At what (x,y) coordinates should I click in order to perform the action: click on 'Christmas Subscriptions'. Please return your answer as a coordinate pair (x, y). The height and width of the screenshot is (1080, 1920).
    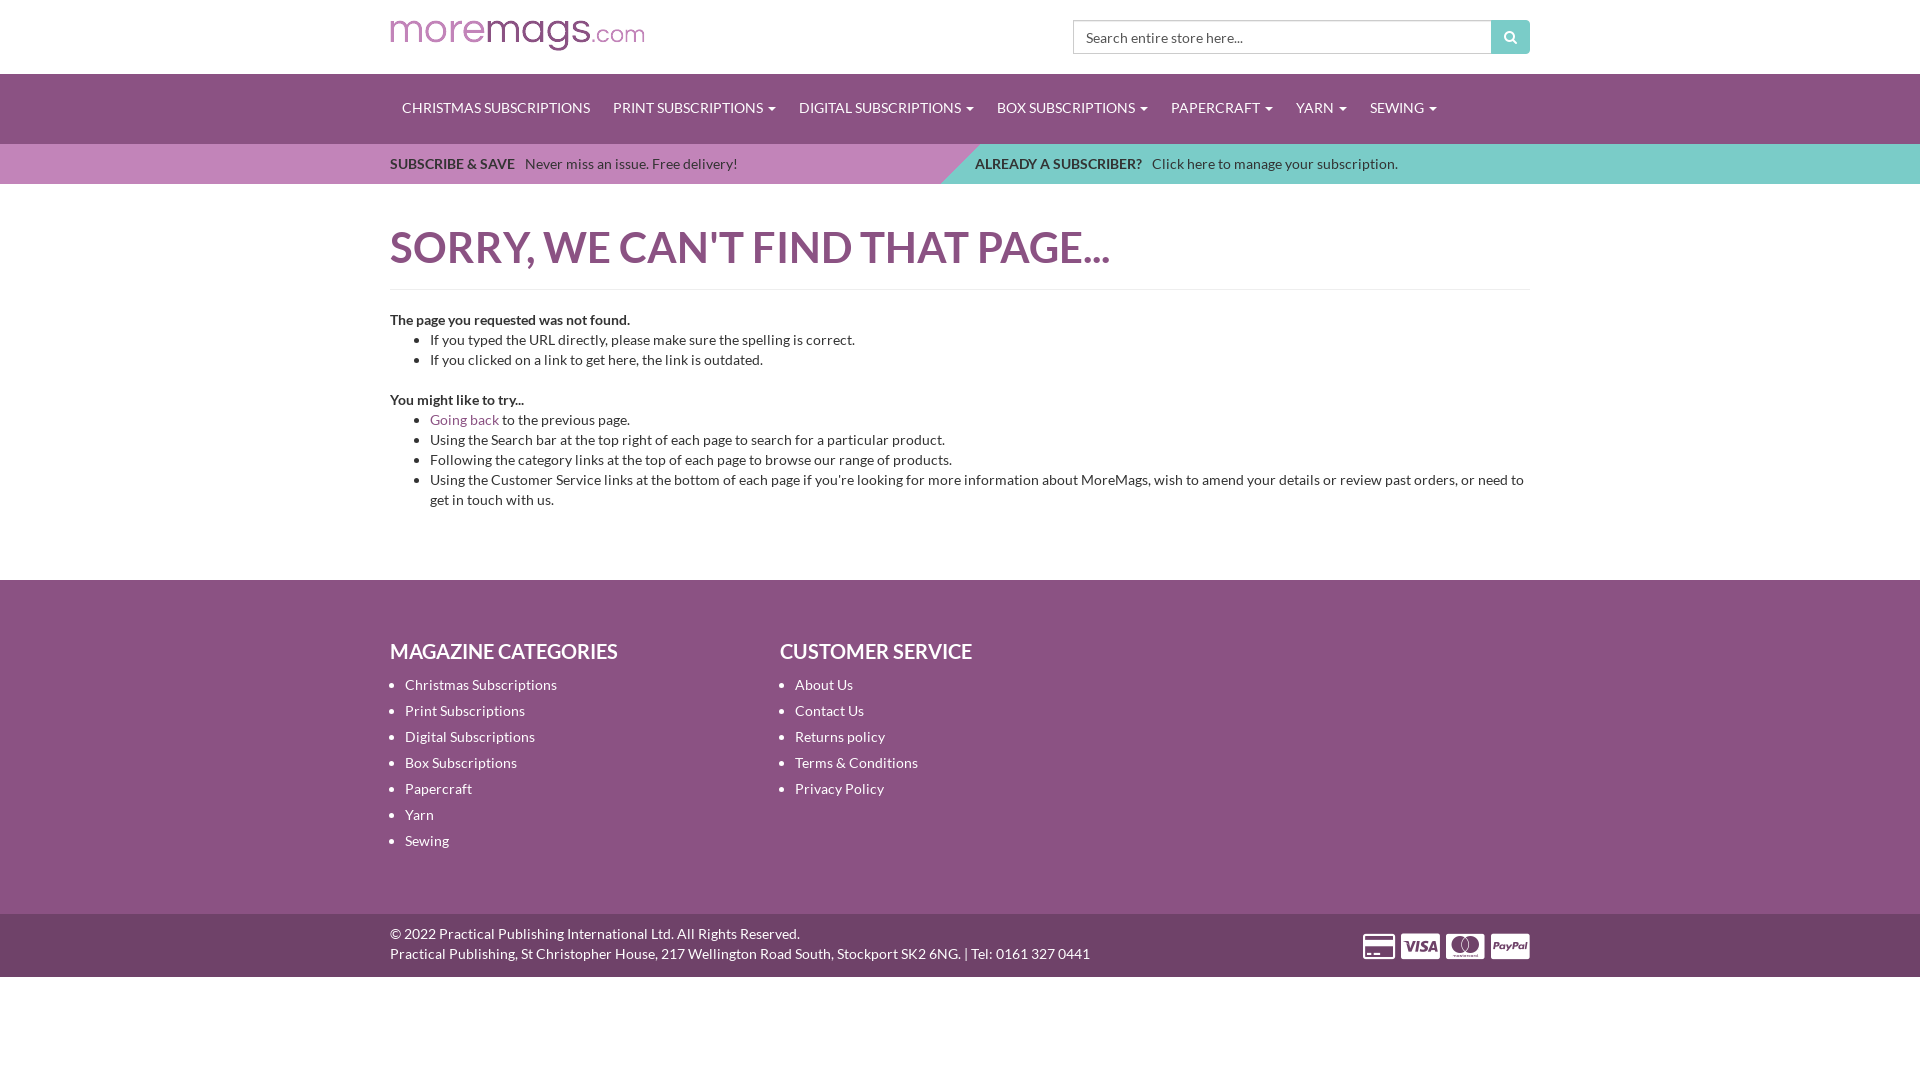
    Looking at the image, I should click on (480, 683).